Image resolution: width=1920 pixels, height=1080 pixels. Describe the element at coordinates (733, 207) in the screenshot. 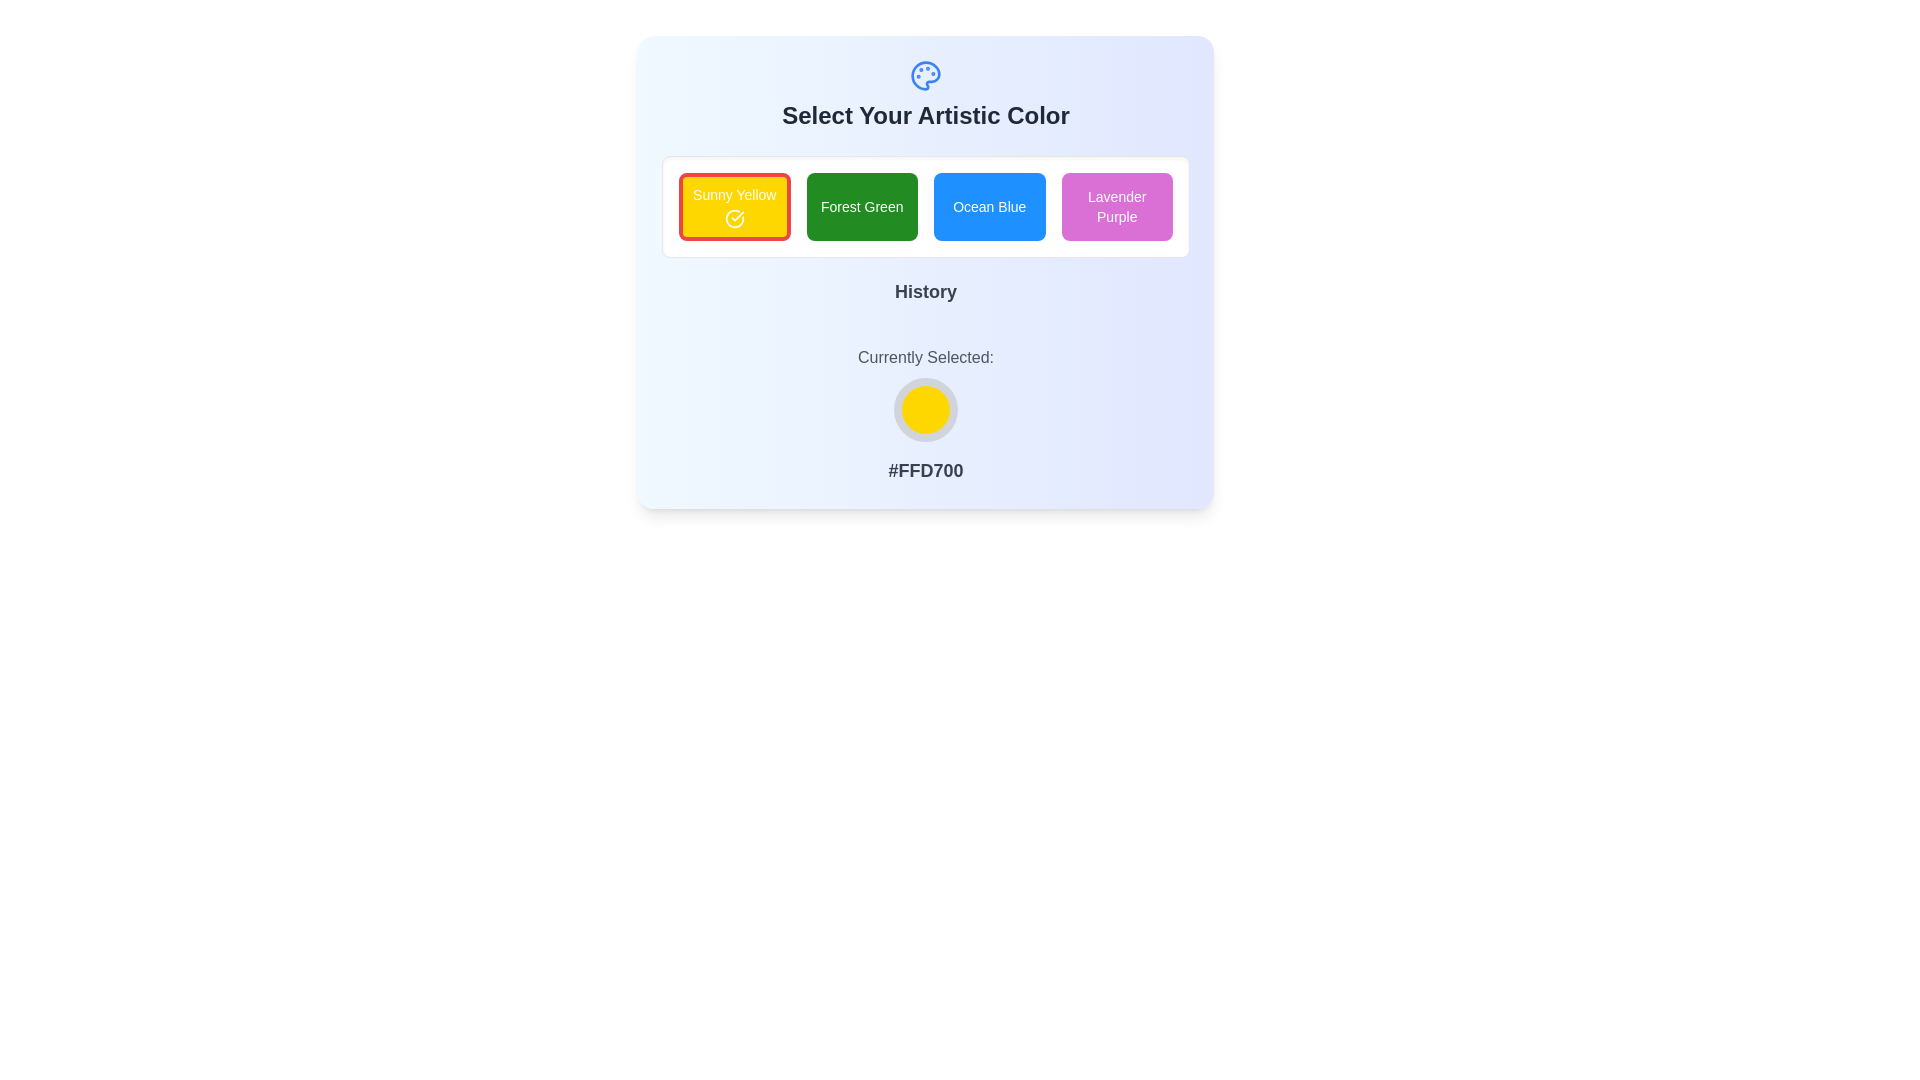

I see `the 'Sunny Yellow' color selection button, which is the first button in a horizontal row of four buttons` at that location.